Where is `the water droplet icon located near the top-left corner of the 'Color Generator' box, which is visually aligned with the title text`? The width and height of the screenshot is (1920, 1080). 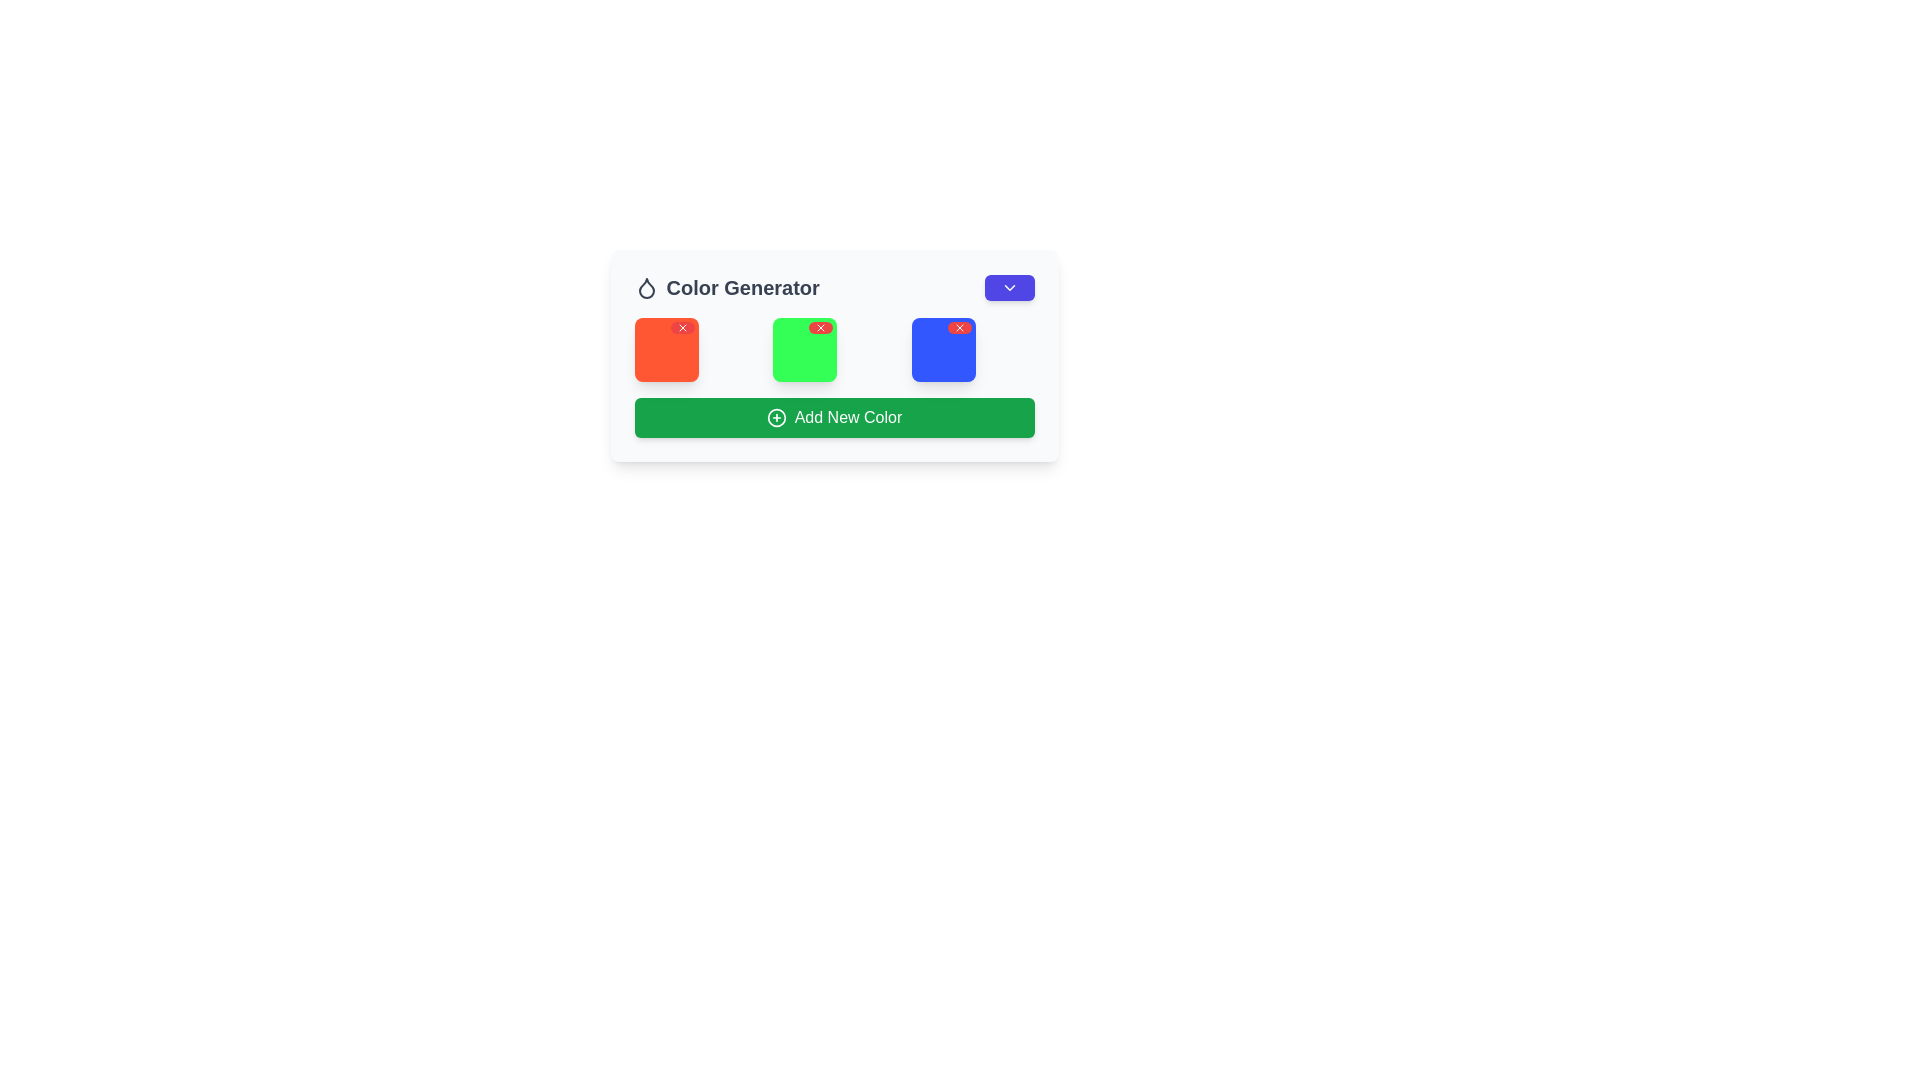 the water droplet icon located near the top-left corner of the 'Color Generator' box, which is visually aligned with the title text is located at coordinates (646, 288).